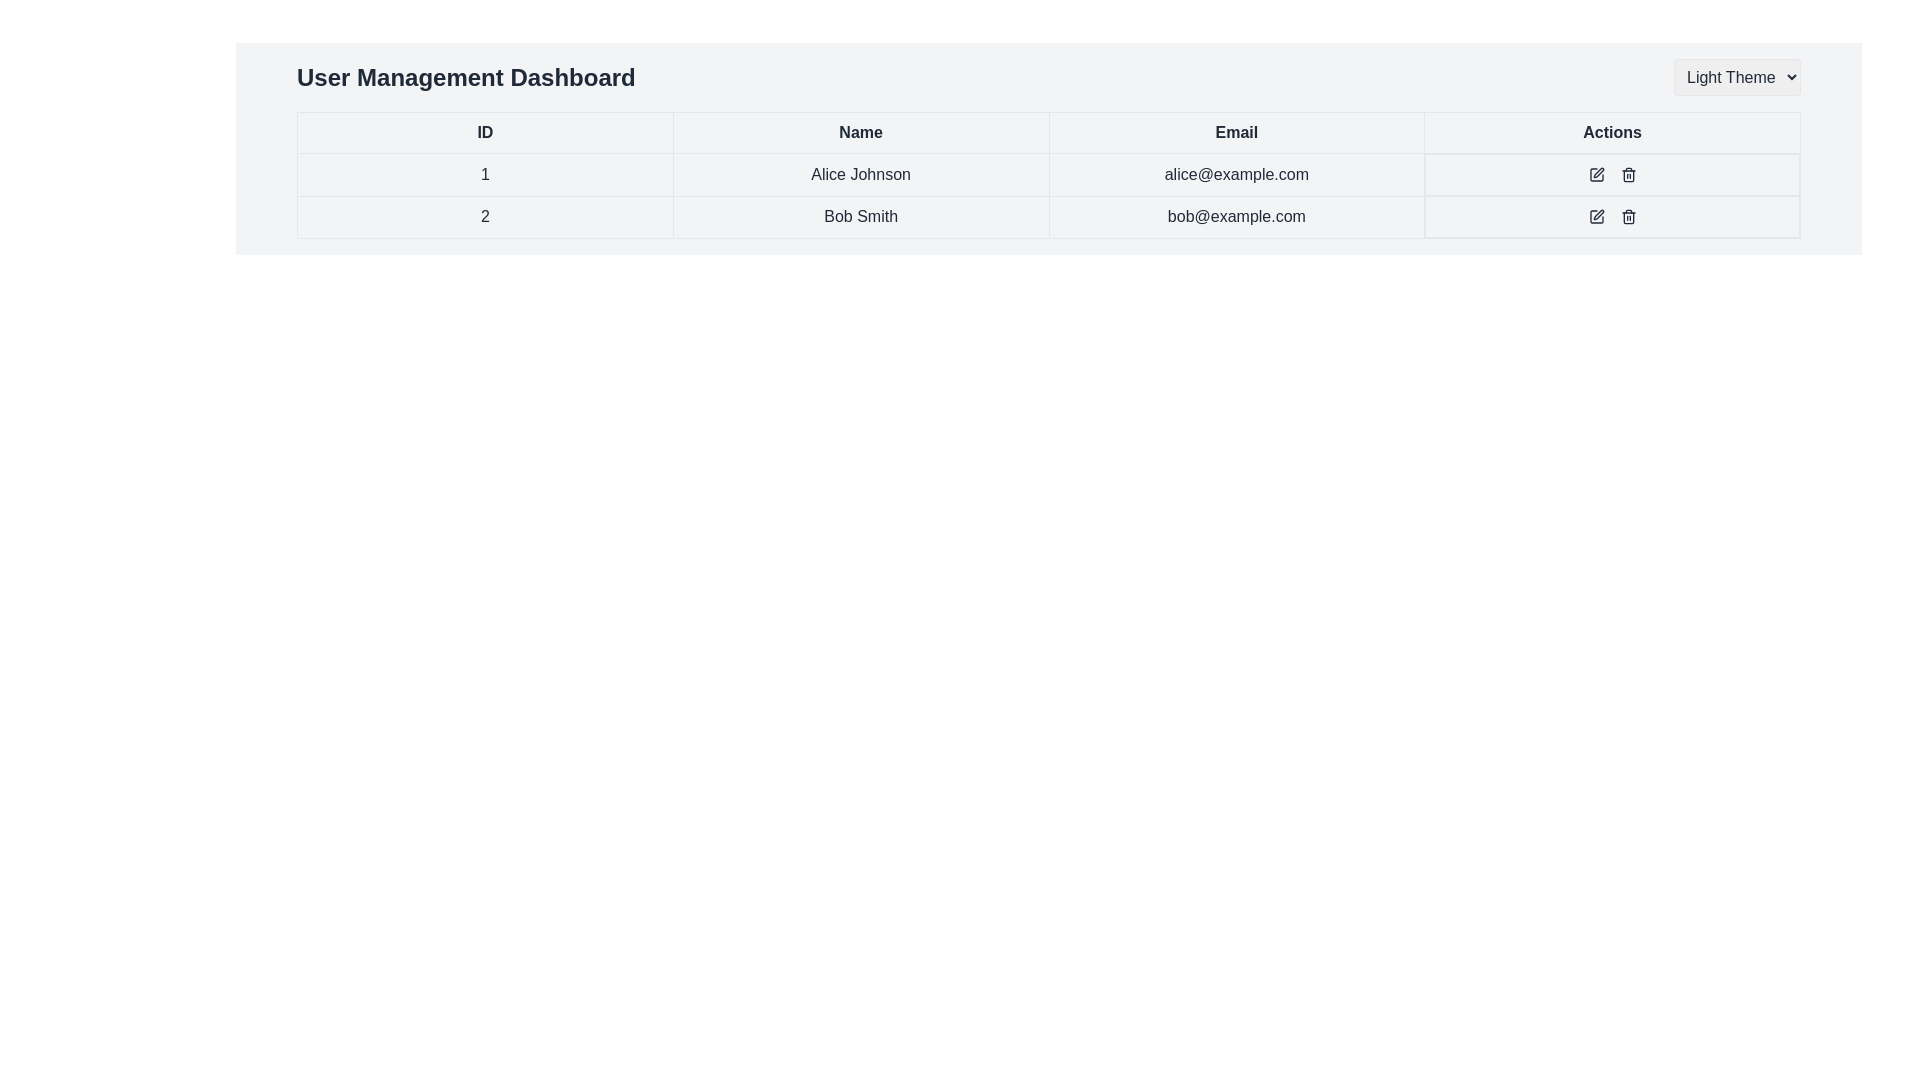 This screenshot has width=1920, height=1080. I want to click on text from the Table Header Cell that serves as the header label for the column containing email addresses, positioned between the 'Name' and 'Actions' cells, so click(1235, 132).